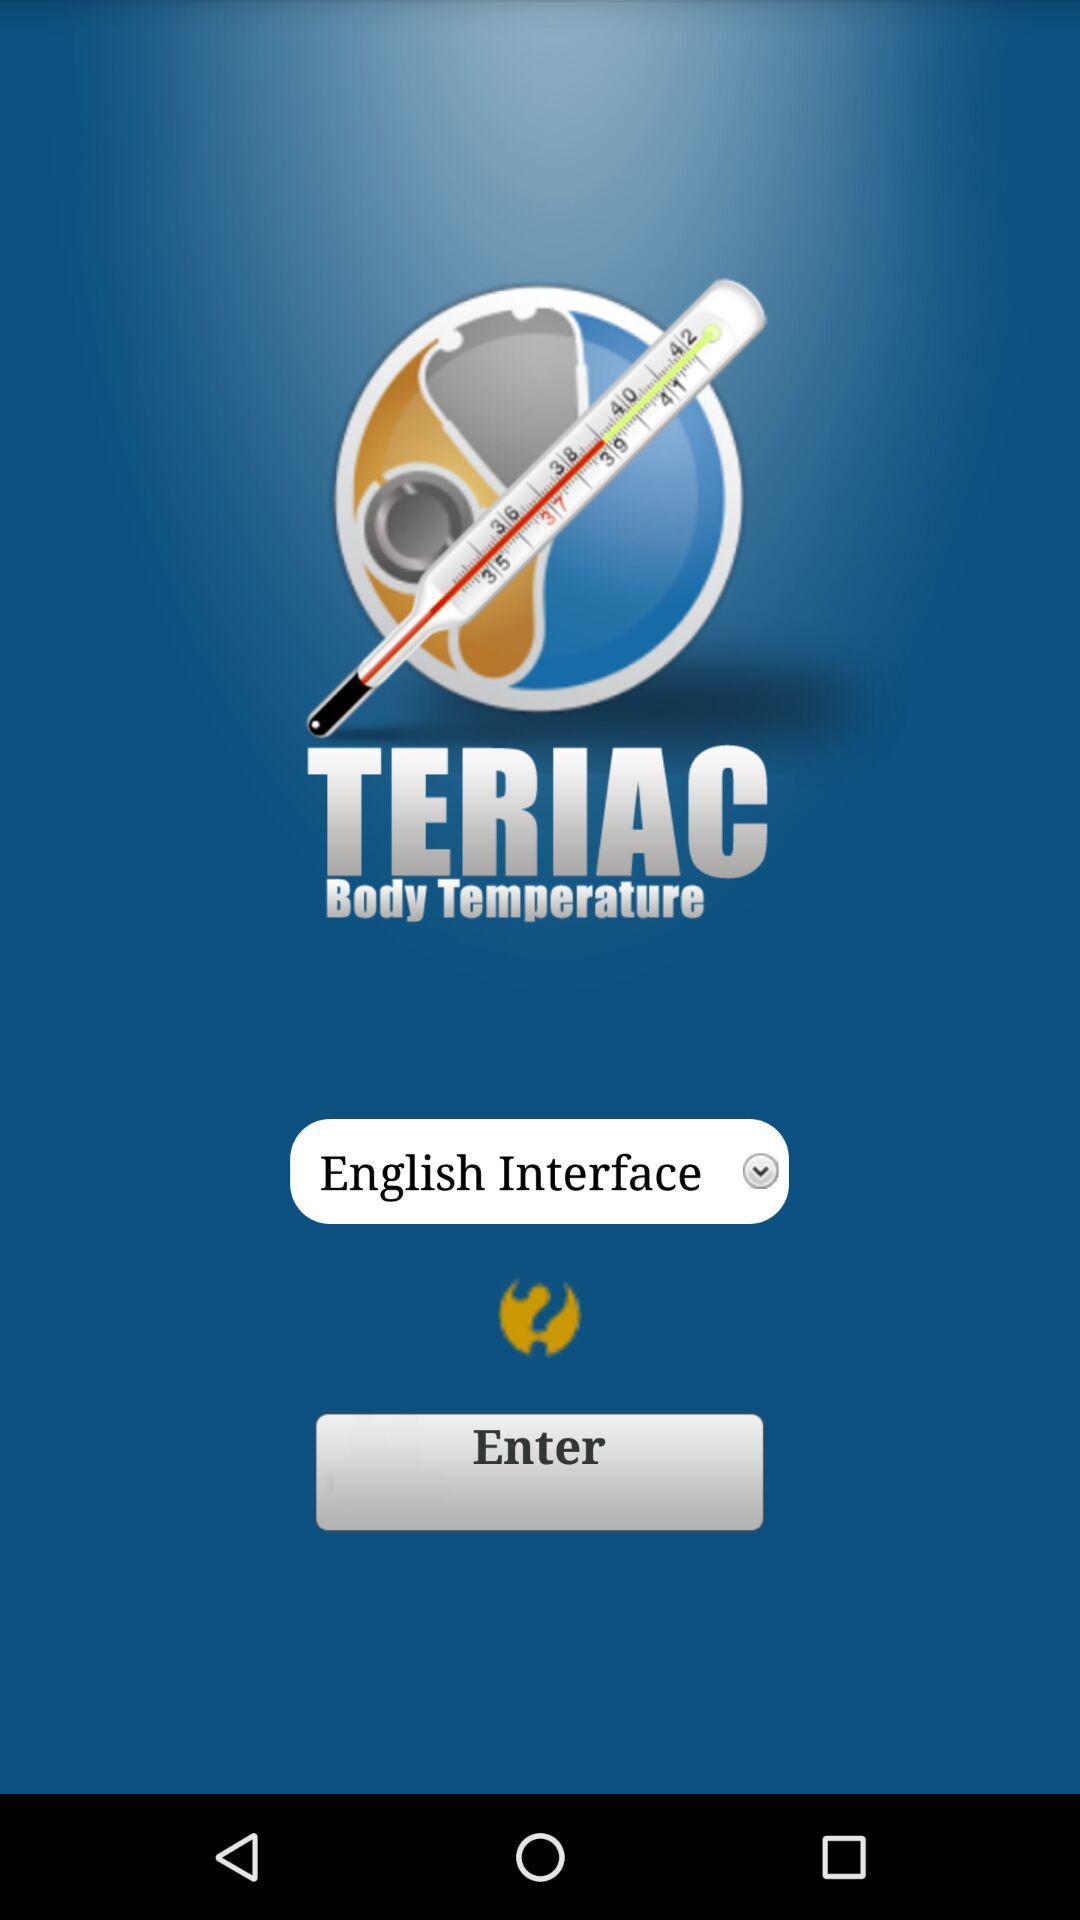  I want to click on open, so click(538, 1472).